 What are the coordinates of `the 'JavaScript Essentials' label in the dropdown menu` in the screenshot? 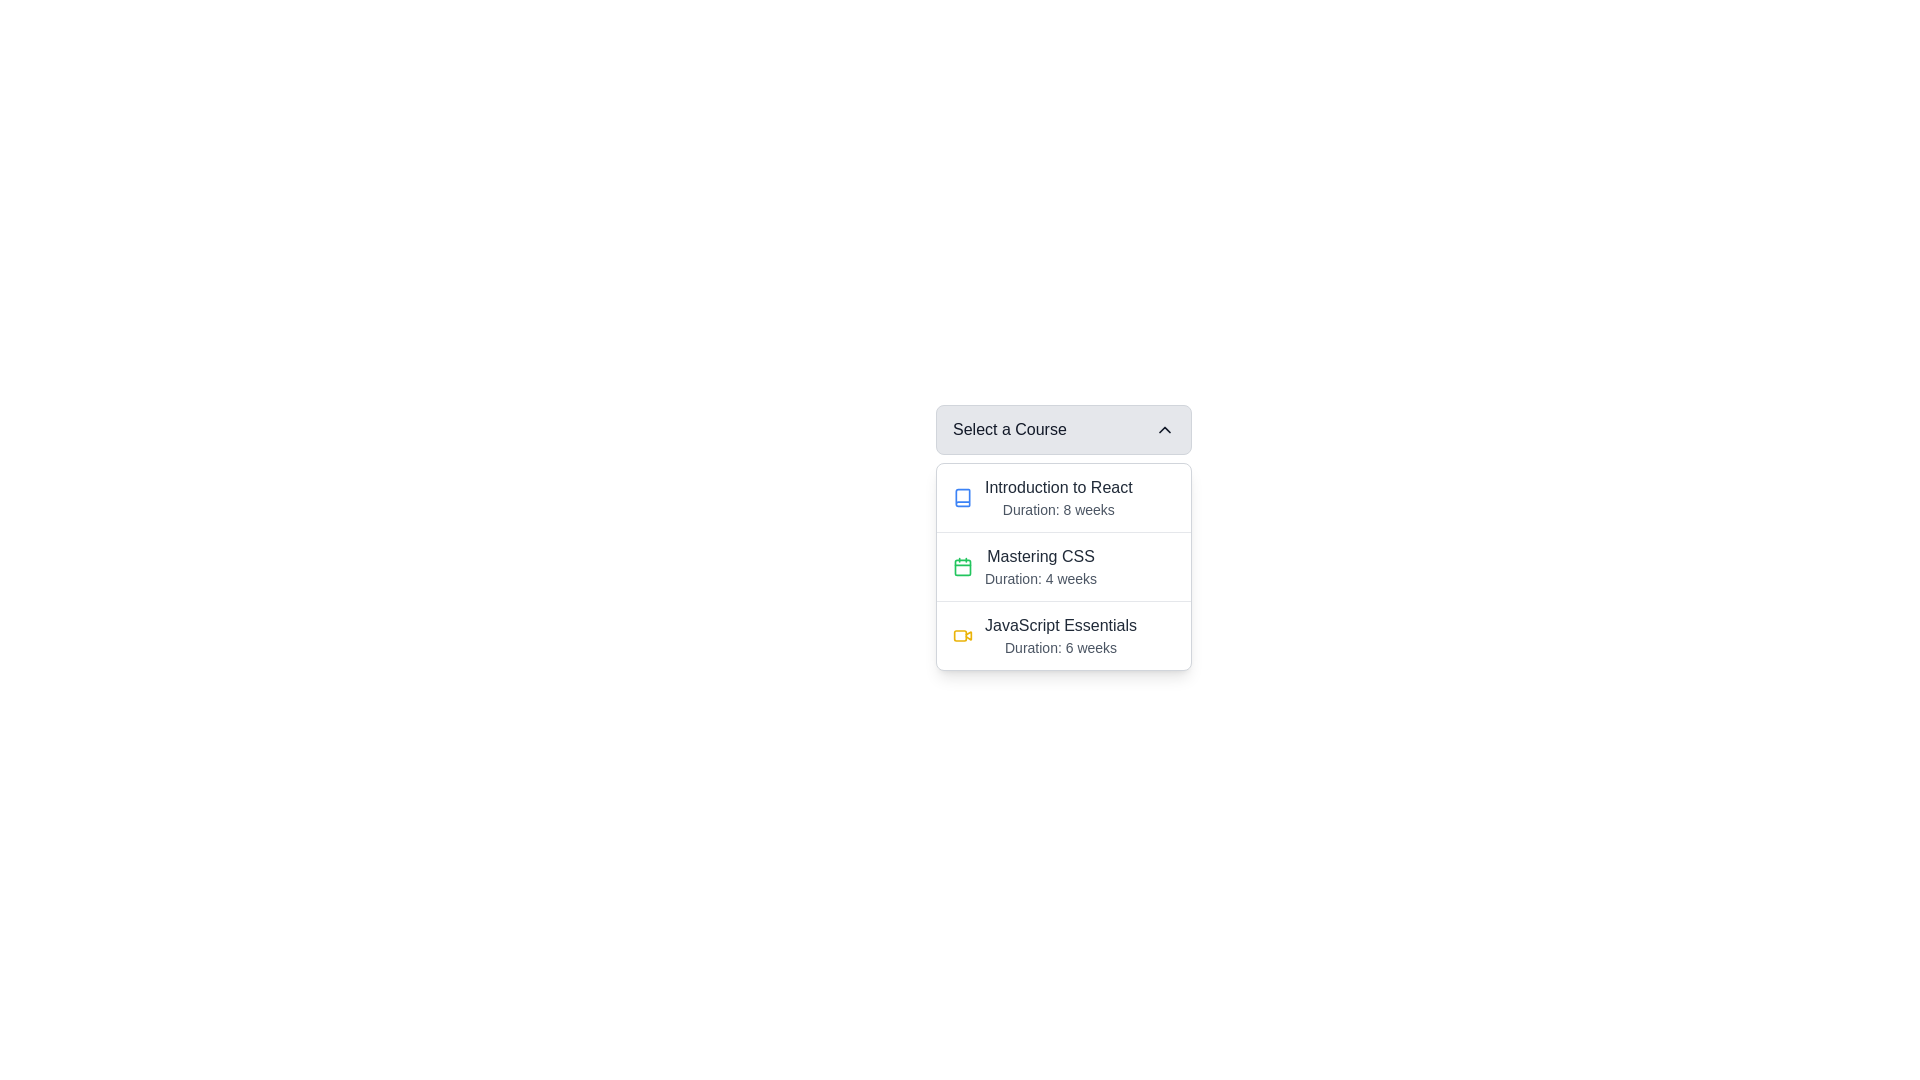 It's located at (1059, 636).